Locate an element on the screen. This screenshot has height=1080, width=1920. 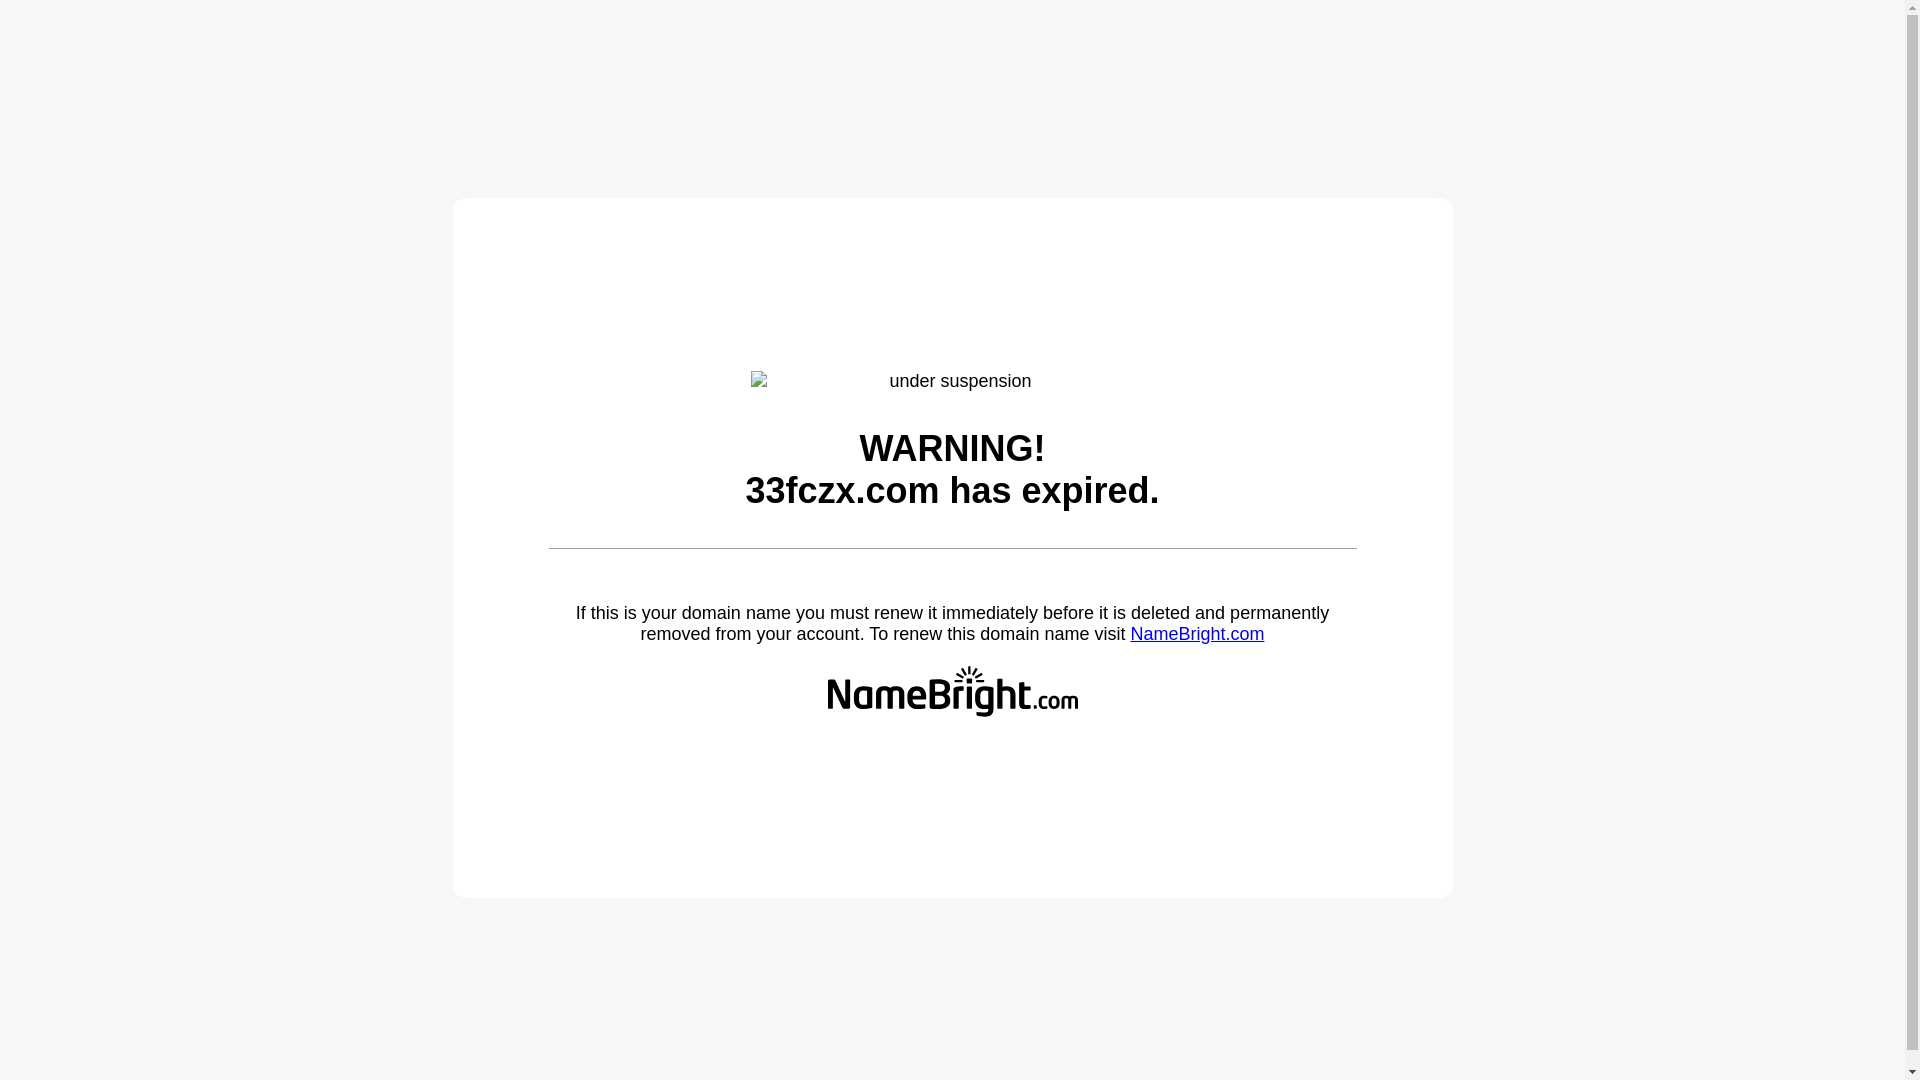
'NameBright.com' is located at coordinates (1196, 633).